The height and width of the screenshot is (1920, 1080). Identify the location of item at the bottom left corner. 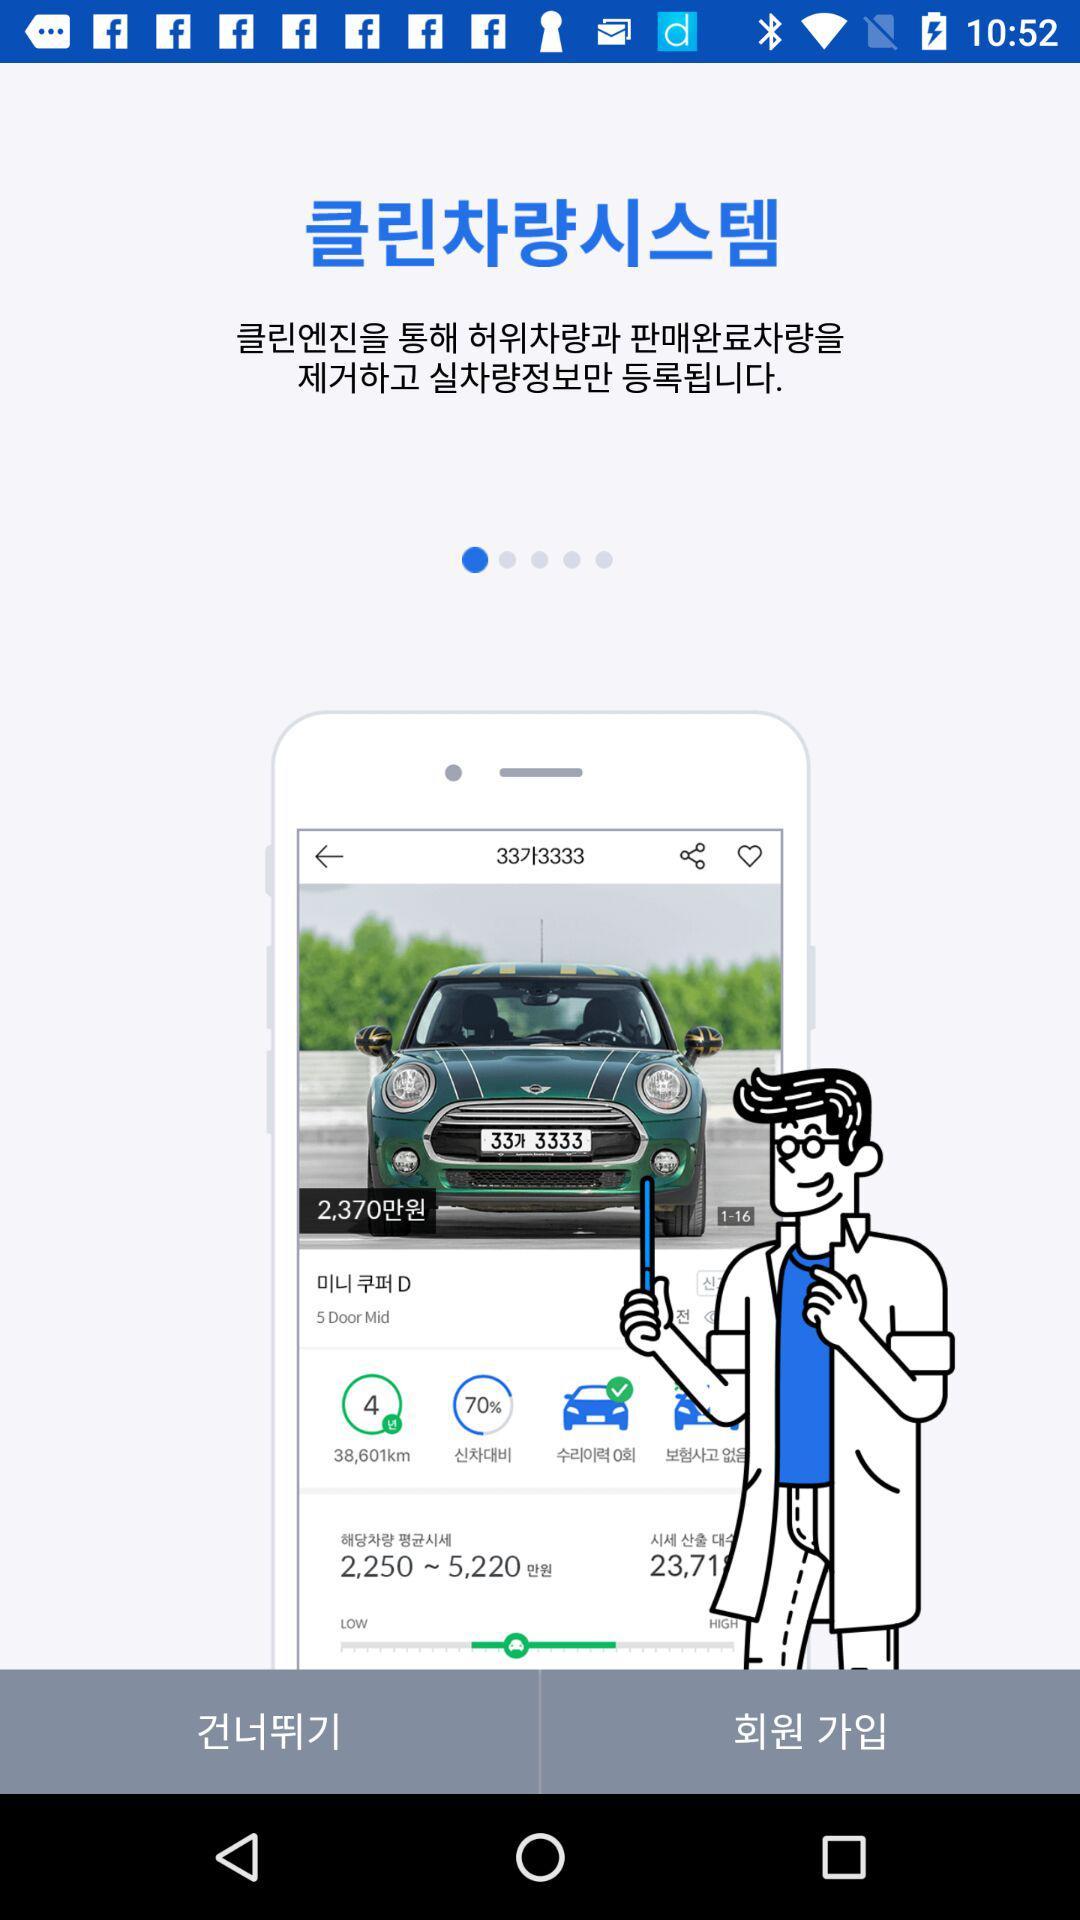
(268, 1730).